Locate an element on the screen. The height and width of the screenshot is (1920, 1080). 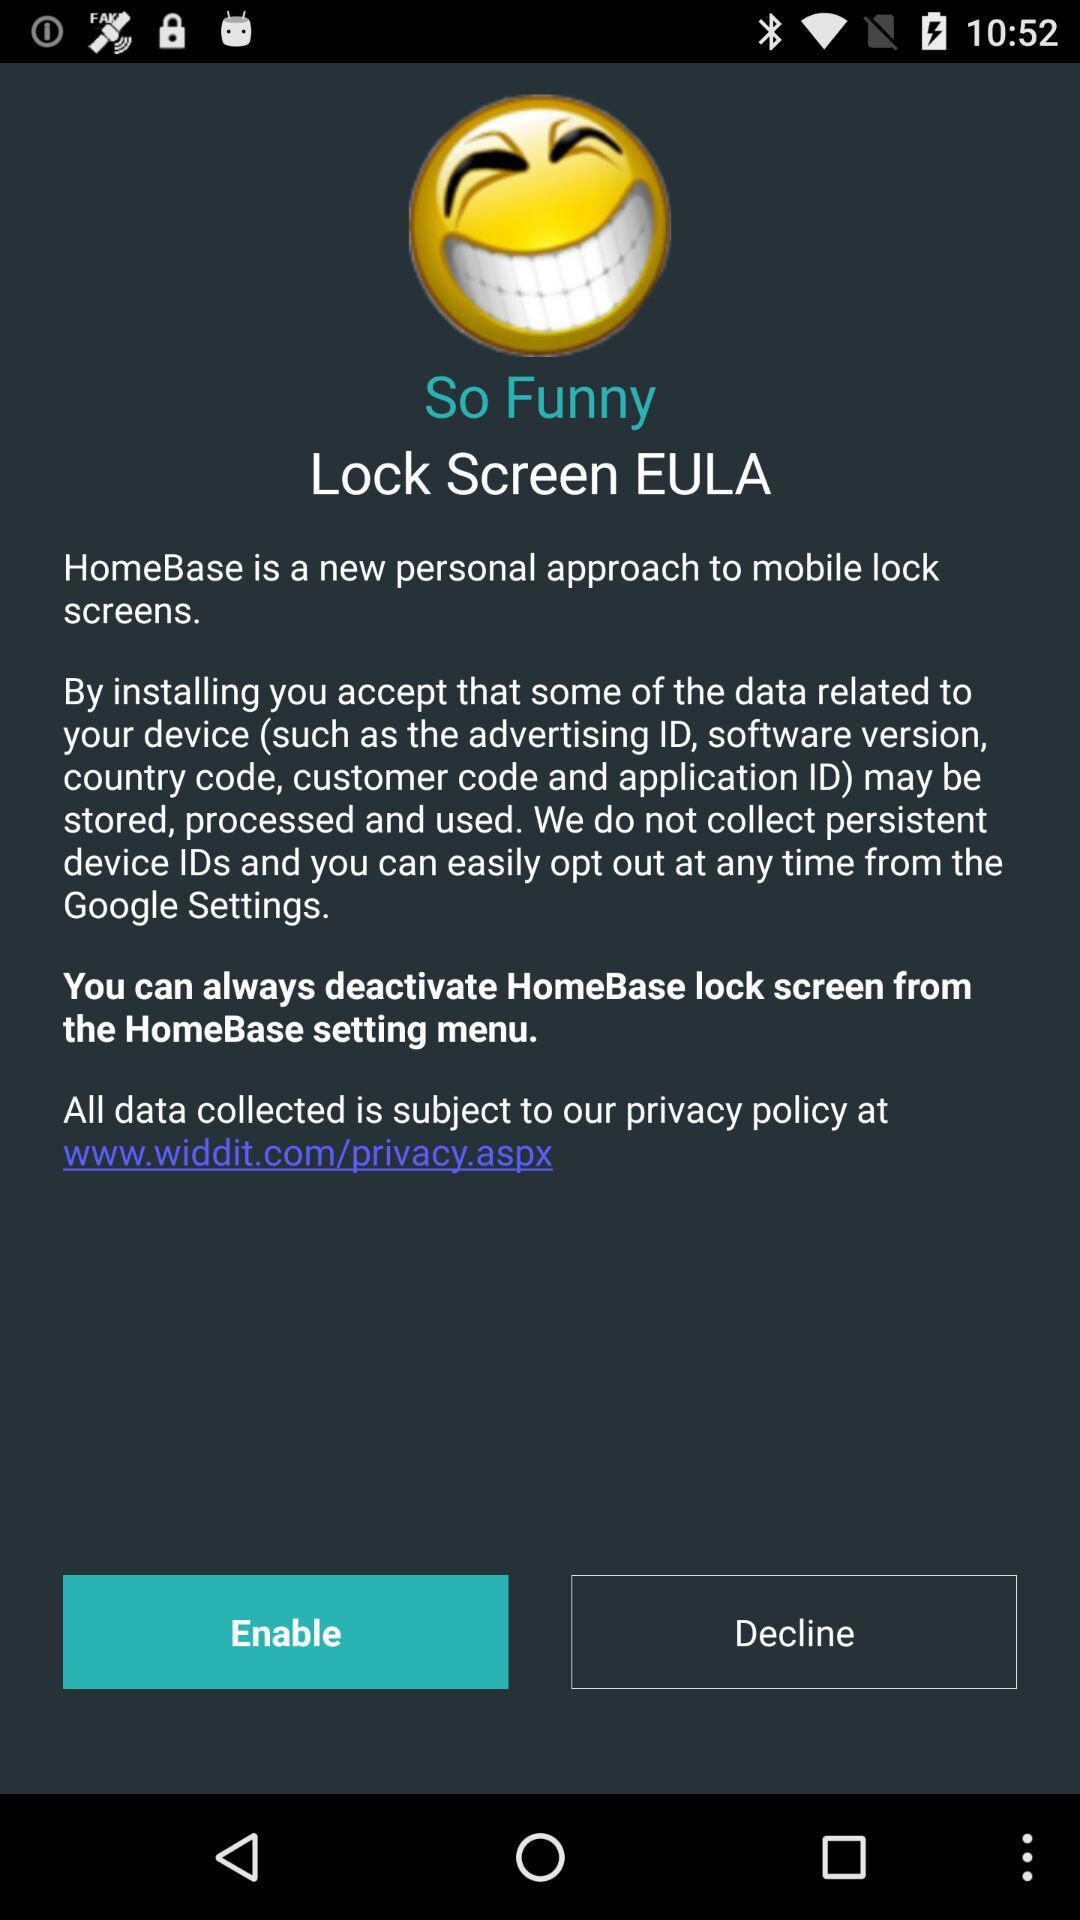
enable app is located at coordinates (285, 1632).